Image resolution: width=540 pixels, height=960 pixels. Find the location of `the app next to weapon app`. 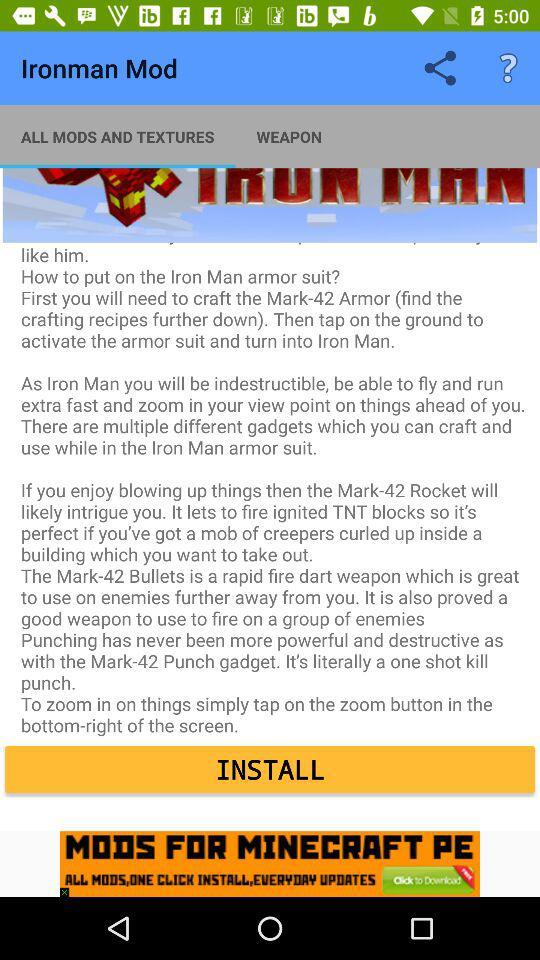

the app next to weapon app is located at coordinates (117, 135).